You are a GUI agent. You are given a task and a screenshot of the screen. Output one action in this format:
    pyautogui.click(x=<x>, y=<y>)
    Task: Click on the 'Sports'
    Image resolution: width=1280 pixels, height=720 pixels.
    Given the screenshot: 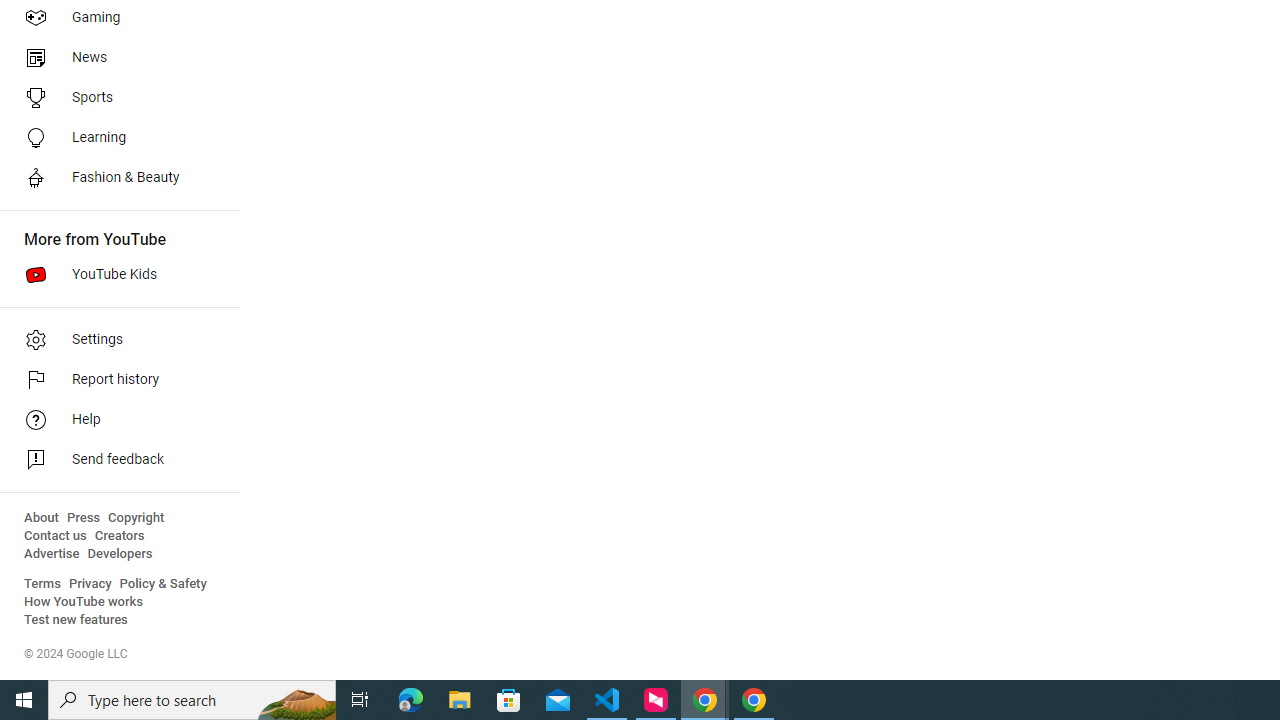 What is the action you would take?
    pyautogui.click(x=112, y=97)
    